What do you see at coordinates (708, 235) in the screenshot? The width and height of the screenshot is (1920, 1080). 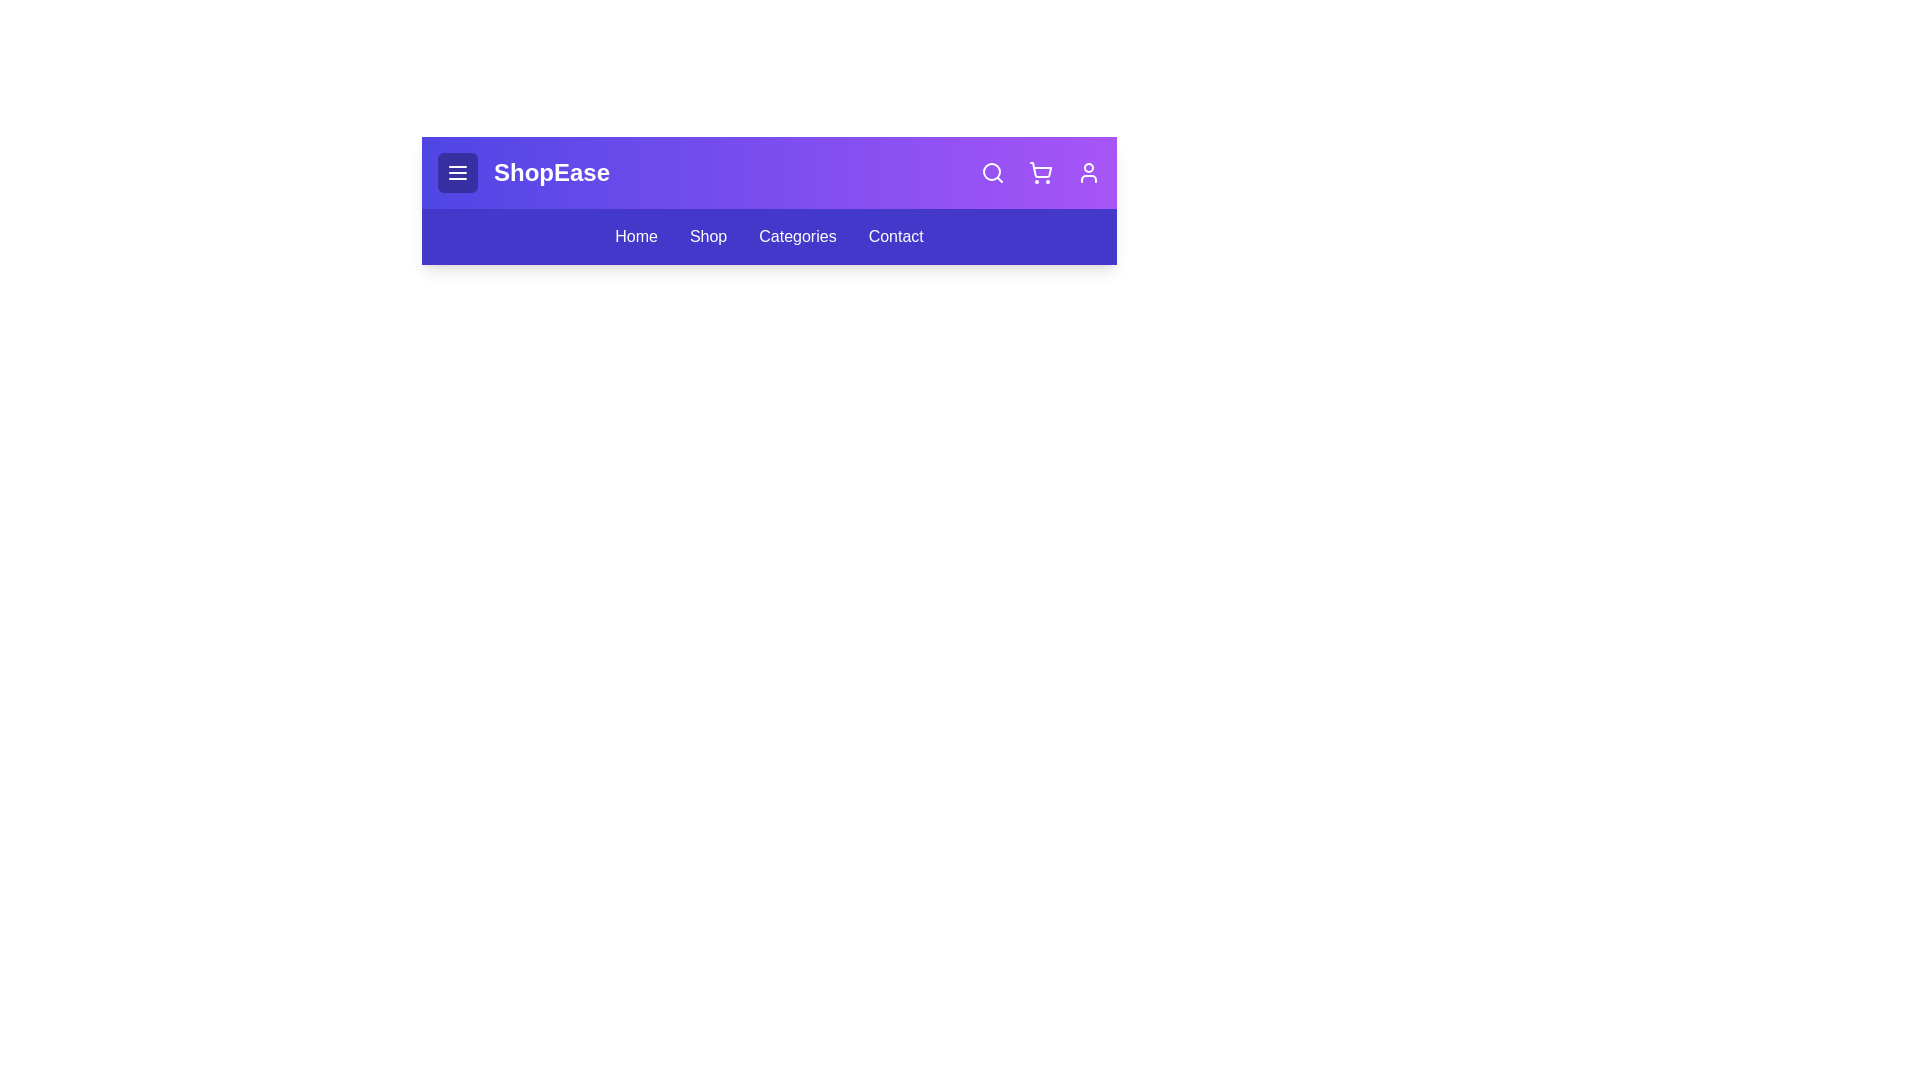 I see `the navigation link Shop` at bounding box center [708, 235].